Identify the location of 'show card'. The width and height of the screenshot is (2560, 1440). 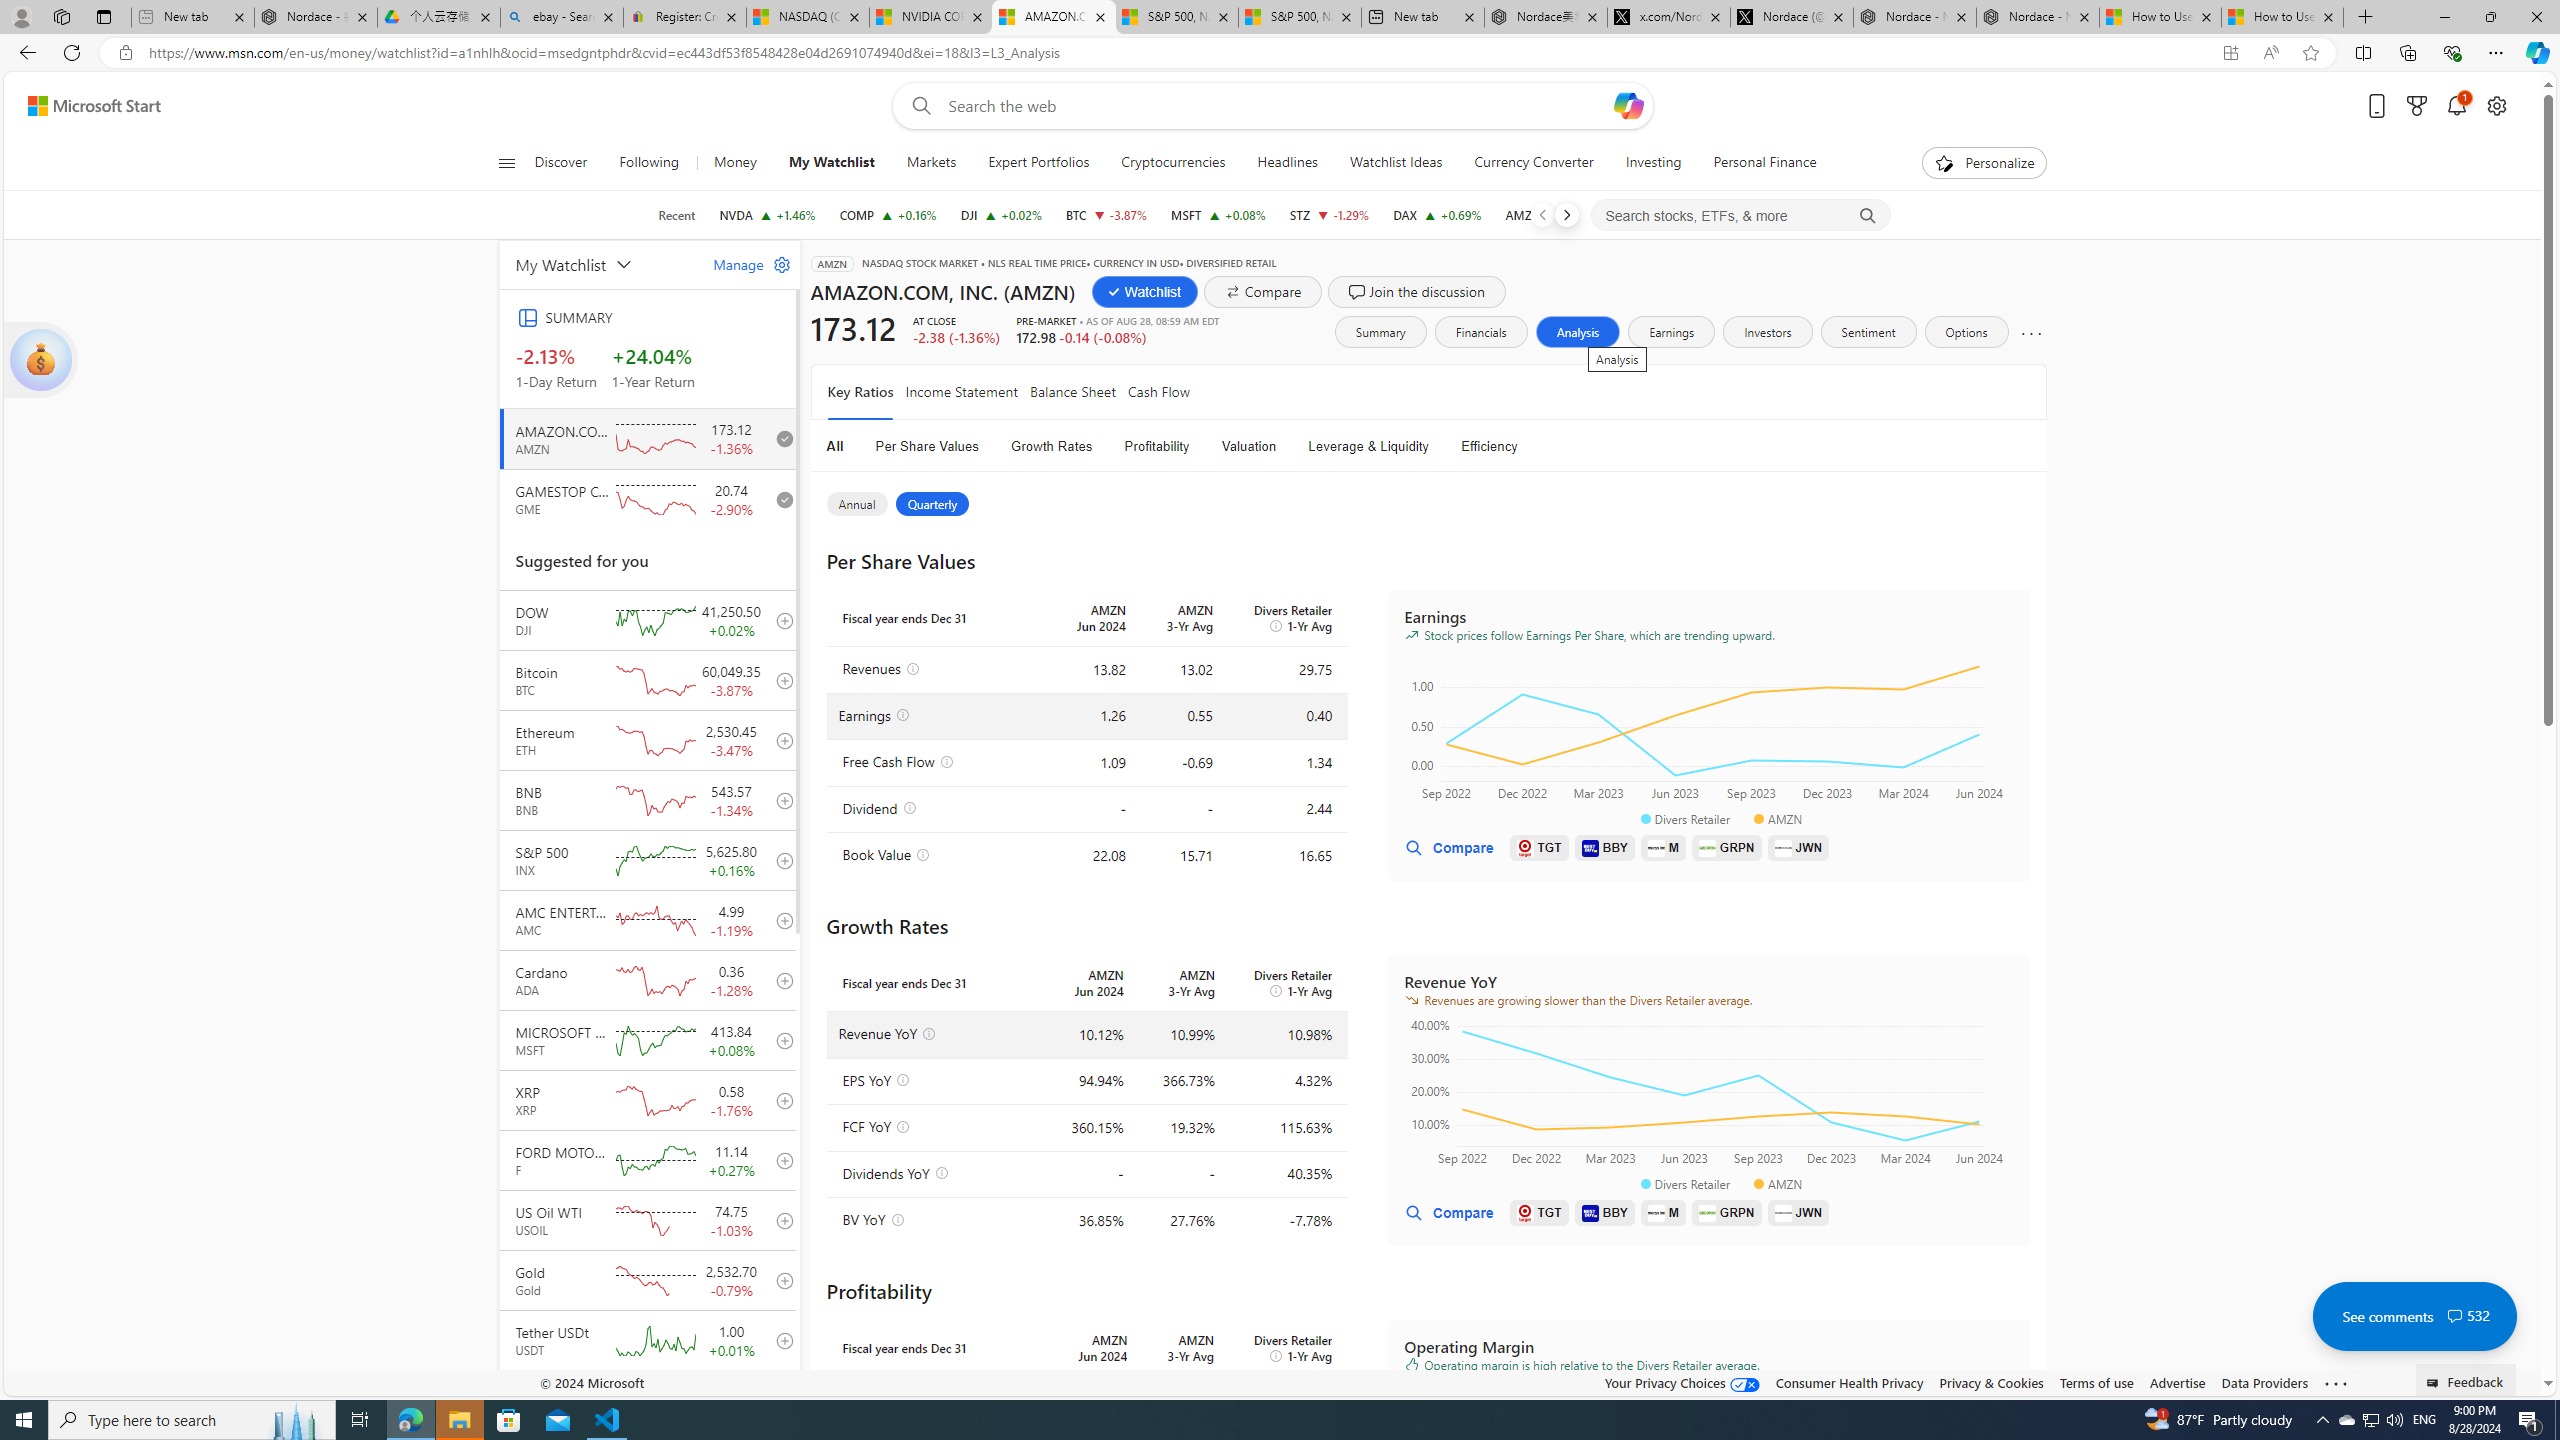
(40, 360).